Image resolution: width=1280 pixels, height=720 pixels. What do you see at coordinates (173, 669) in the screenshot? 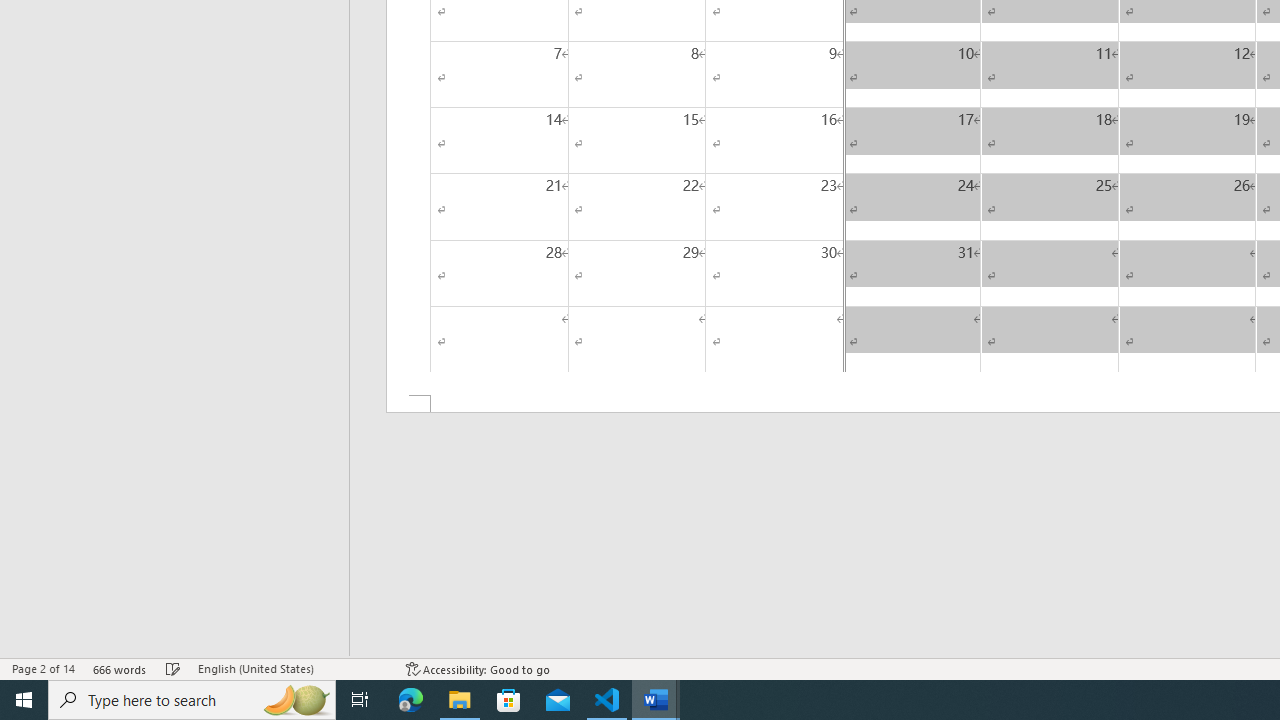
I see `'Spelling and Grammar Check Checking'` at bounding box center [173, 669].